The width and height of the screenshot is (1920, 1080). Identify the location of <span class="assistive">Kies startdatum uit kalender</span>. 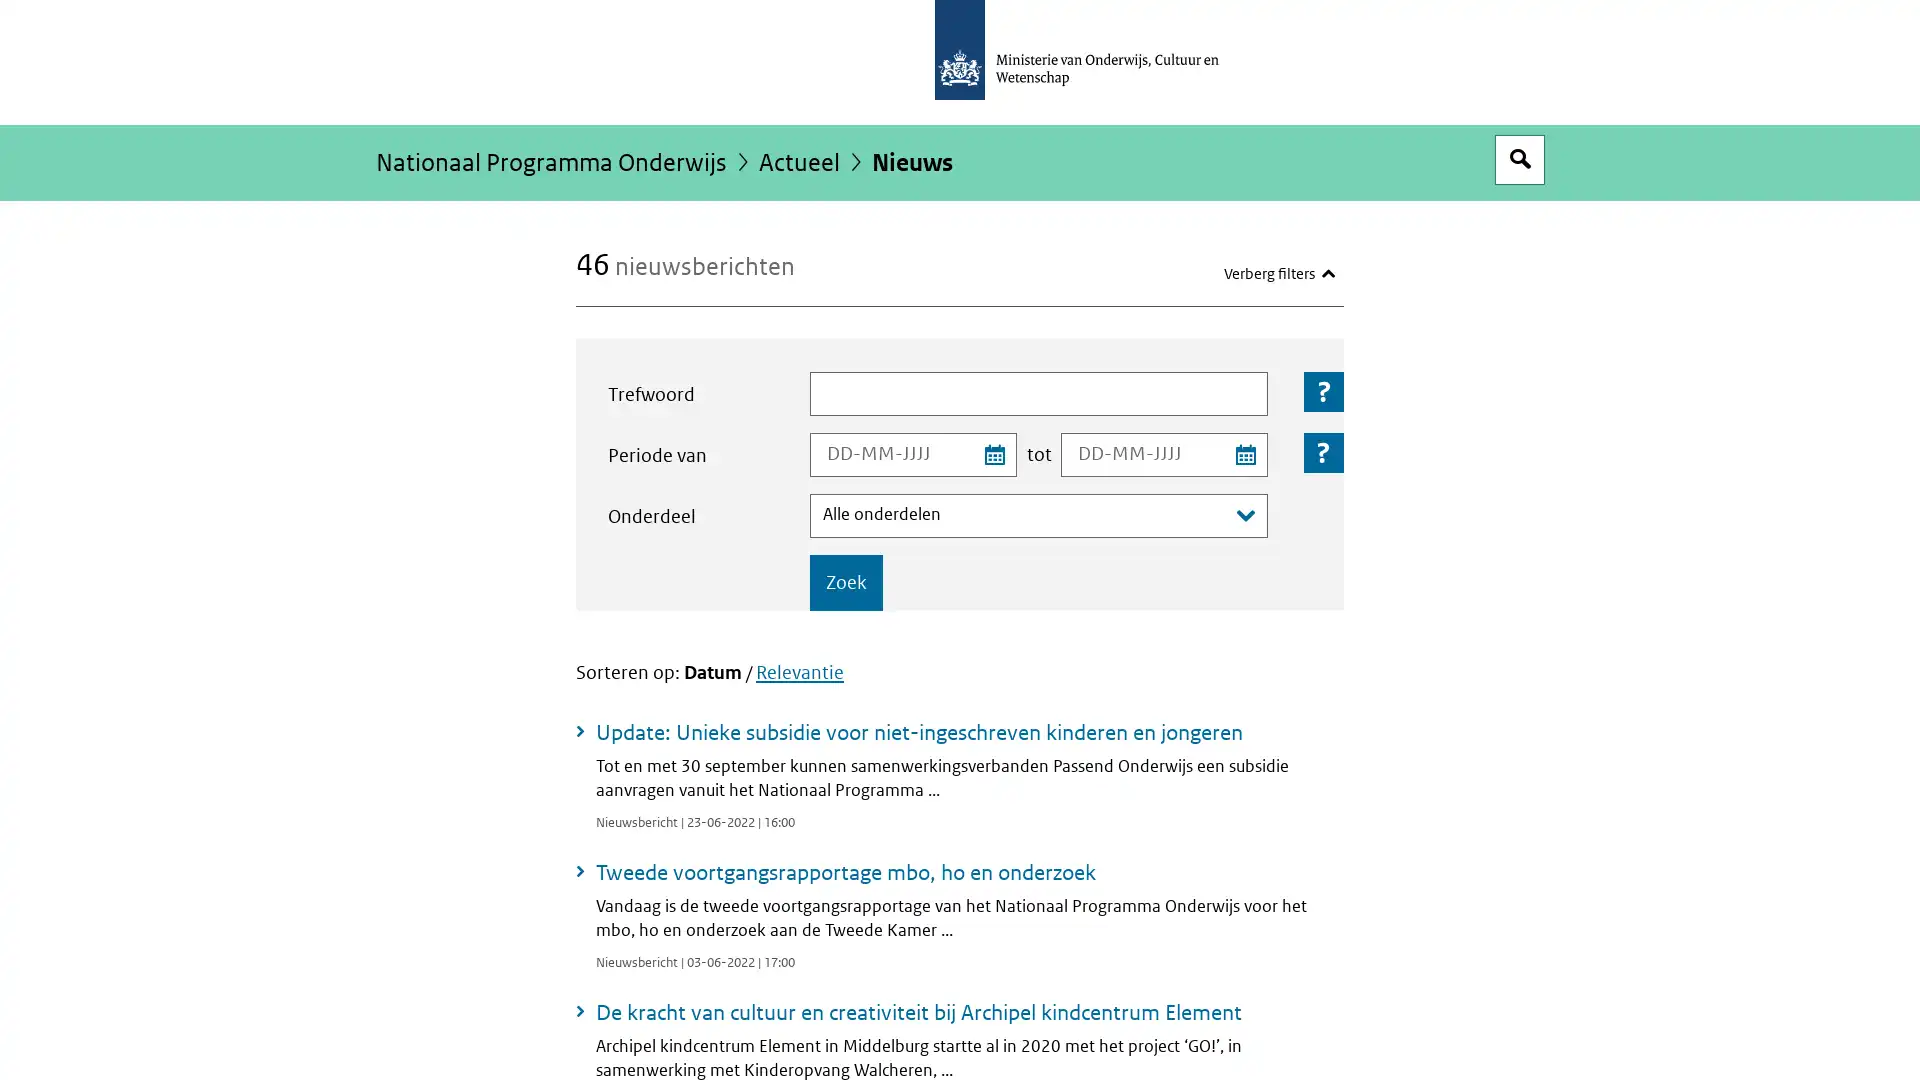
(994, 454).